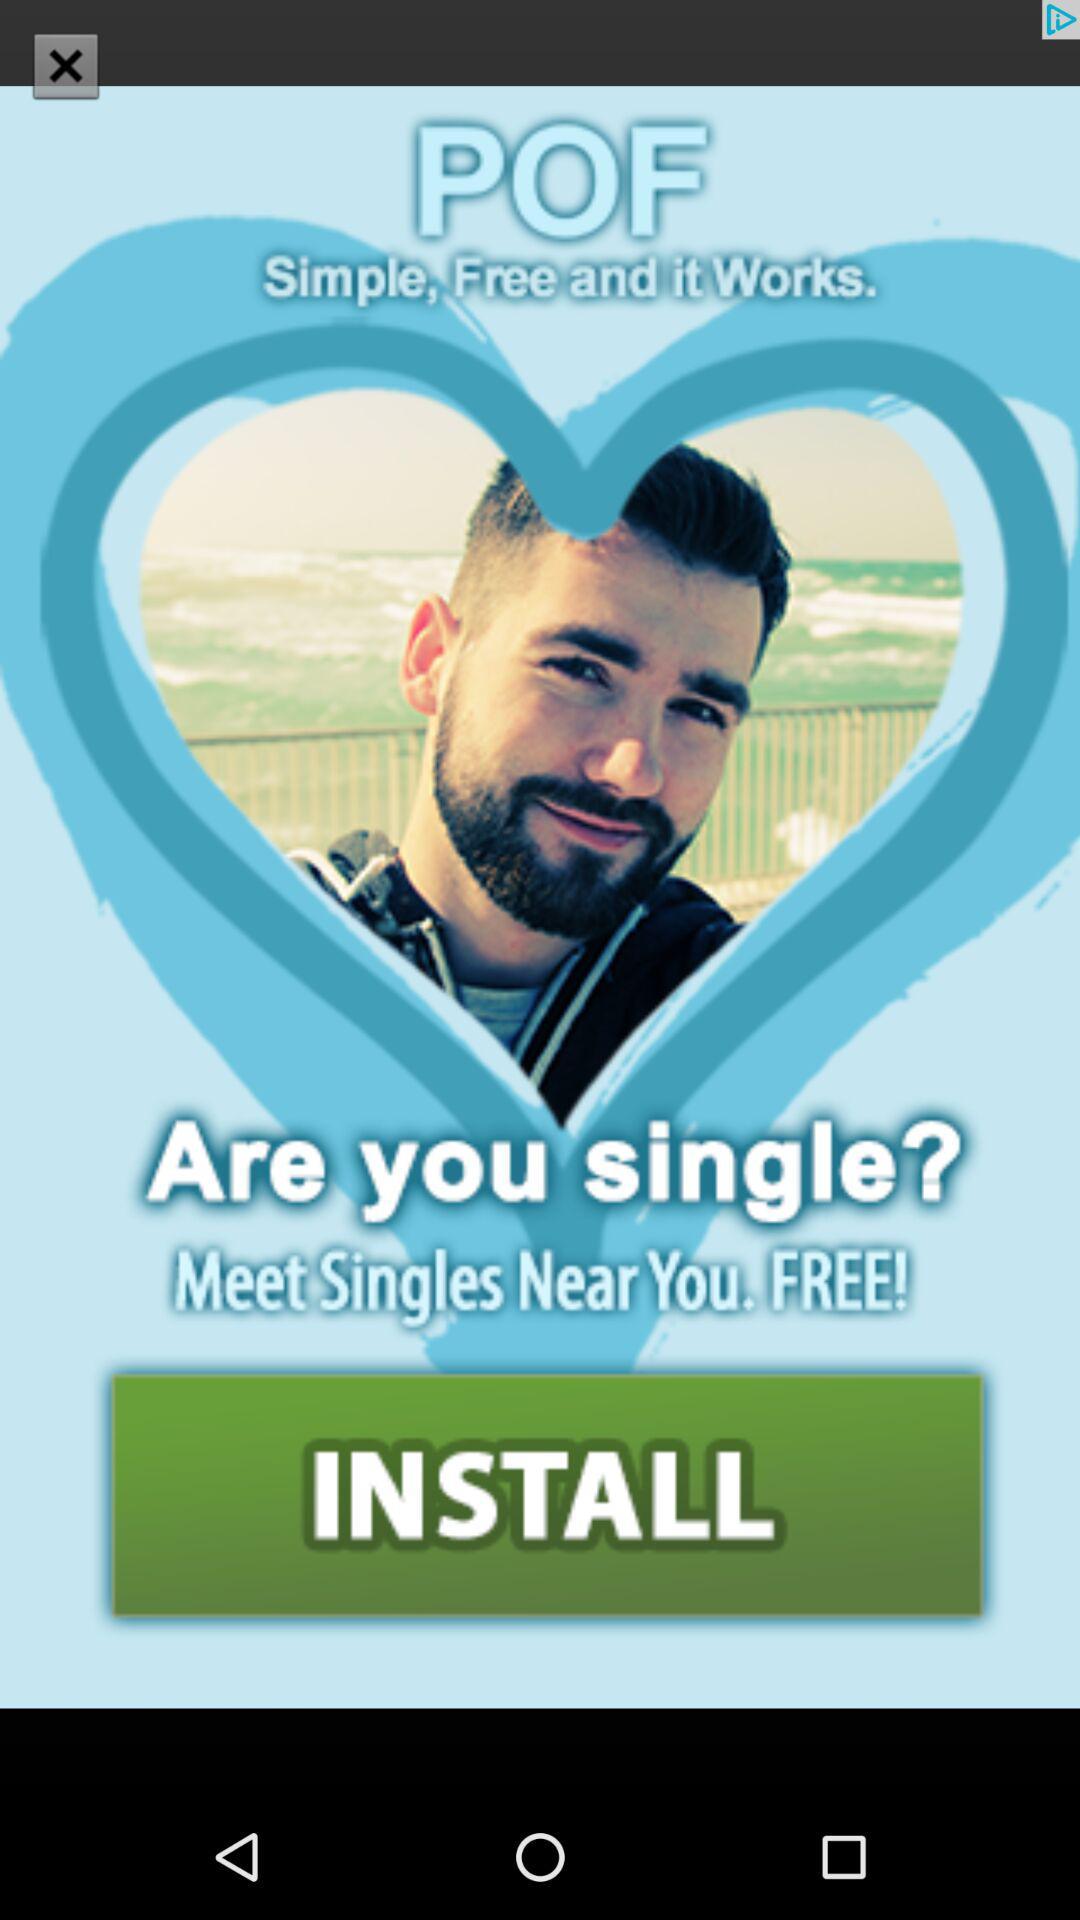  I want to click on the close icon, so click(64, 70).